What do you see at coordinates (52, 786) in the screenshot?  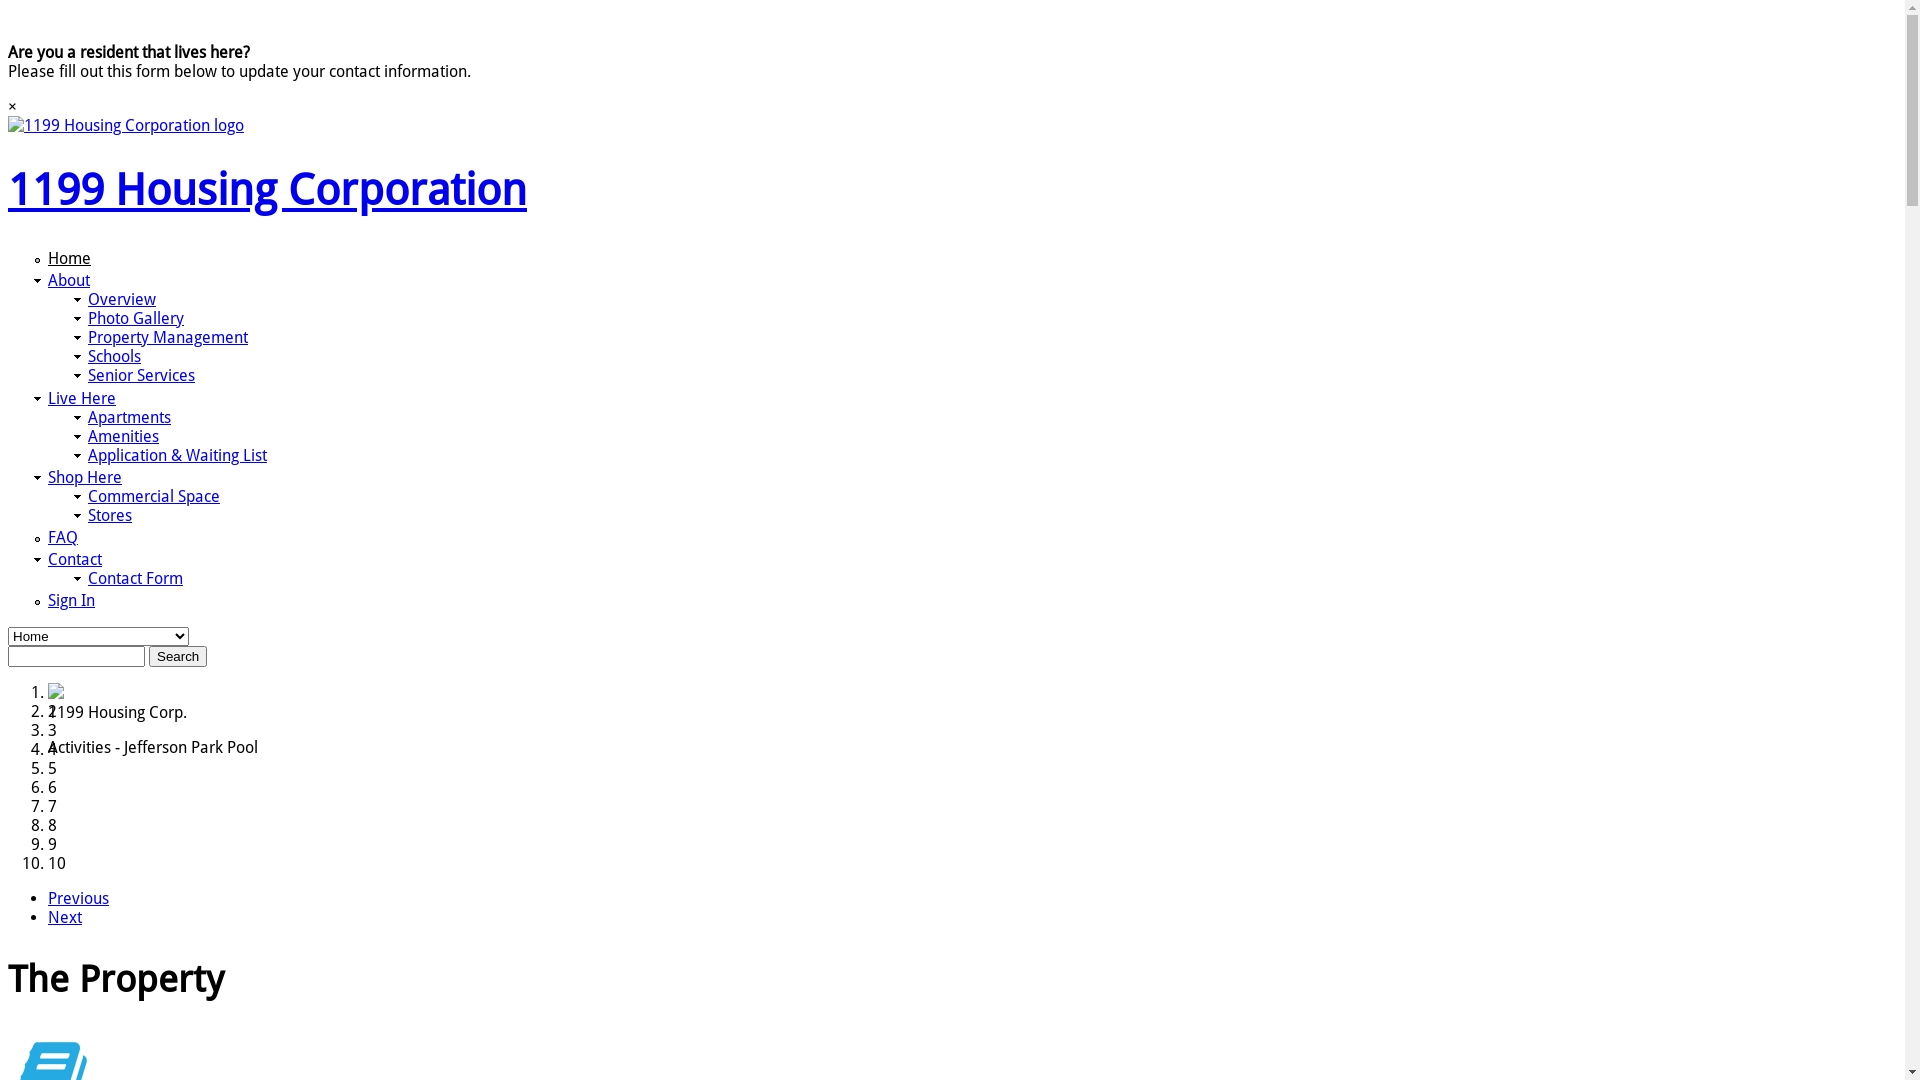 I see `'6'` at bounding box center [52, 786].